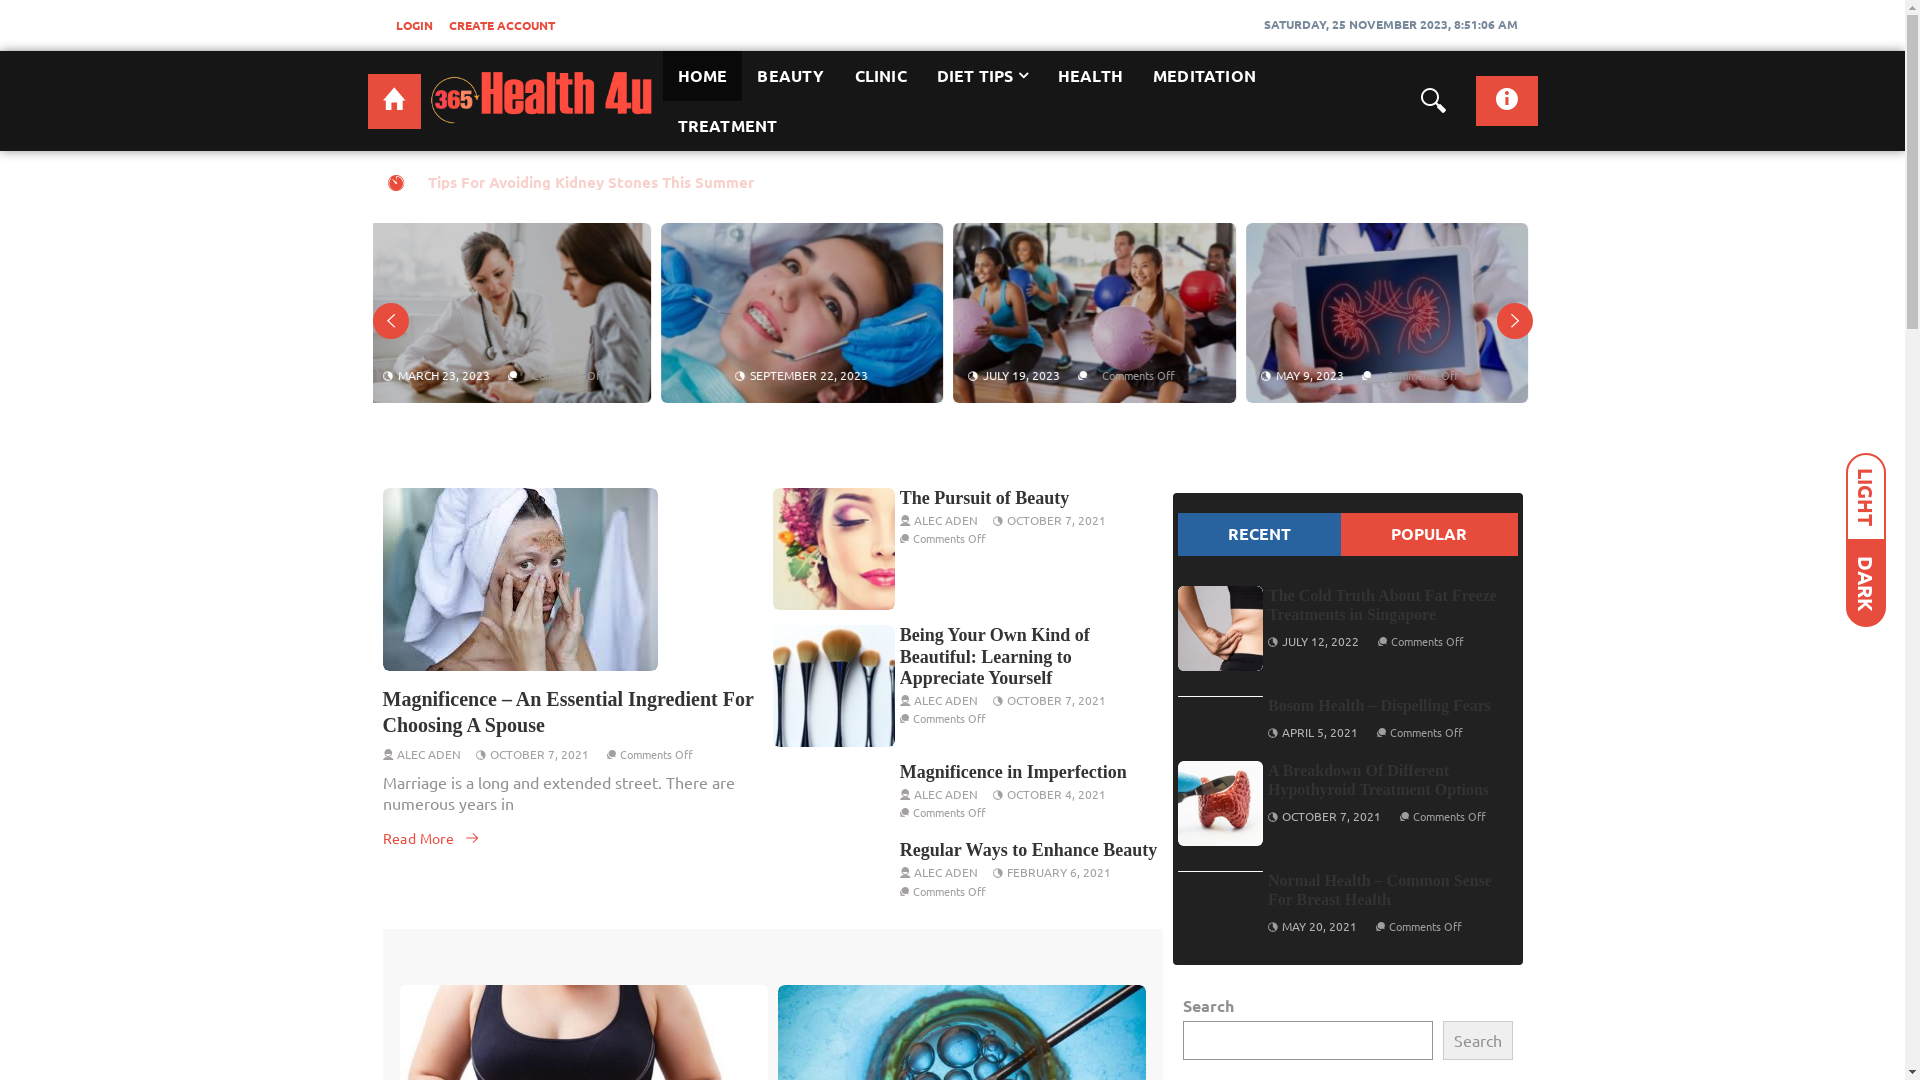 This screenshot has height=1080, width=1920. I want to click on 'A Breakdown Of Different Hypothyroid Treatment Options', so click(1377, 778).